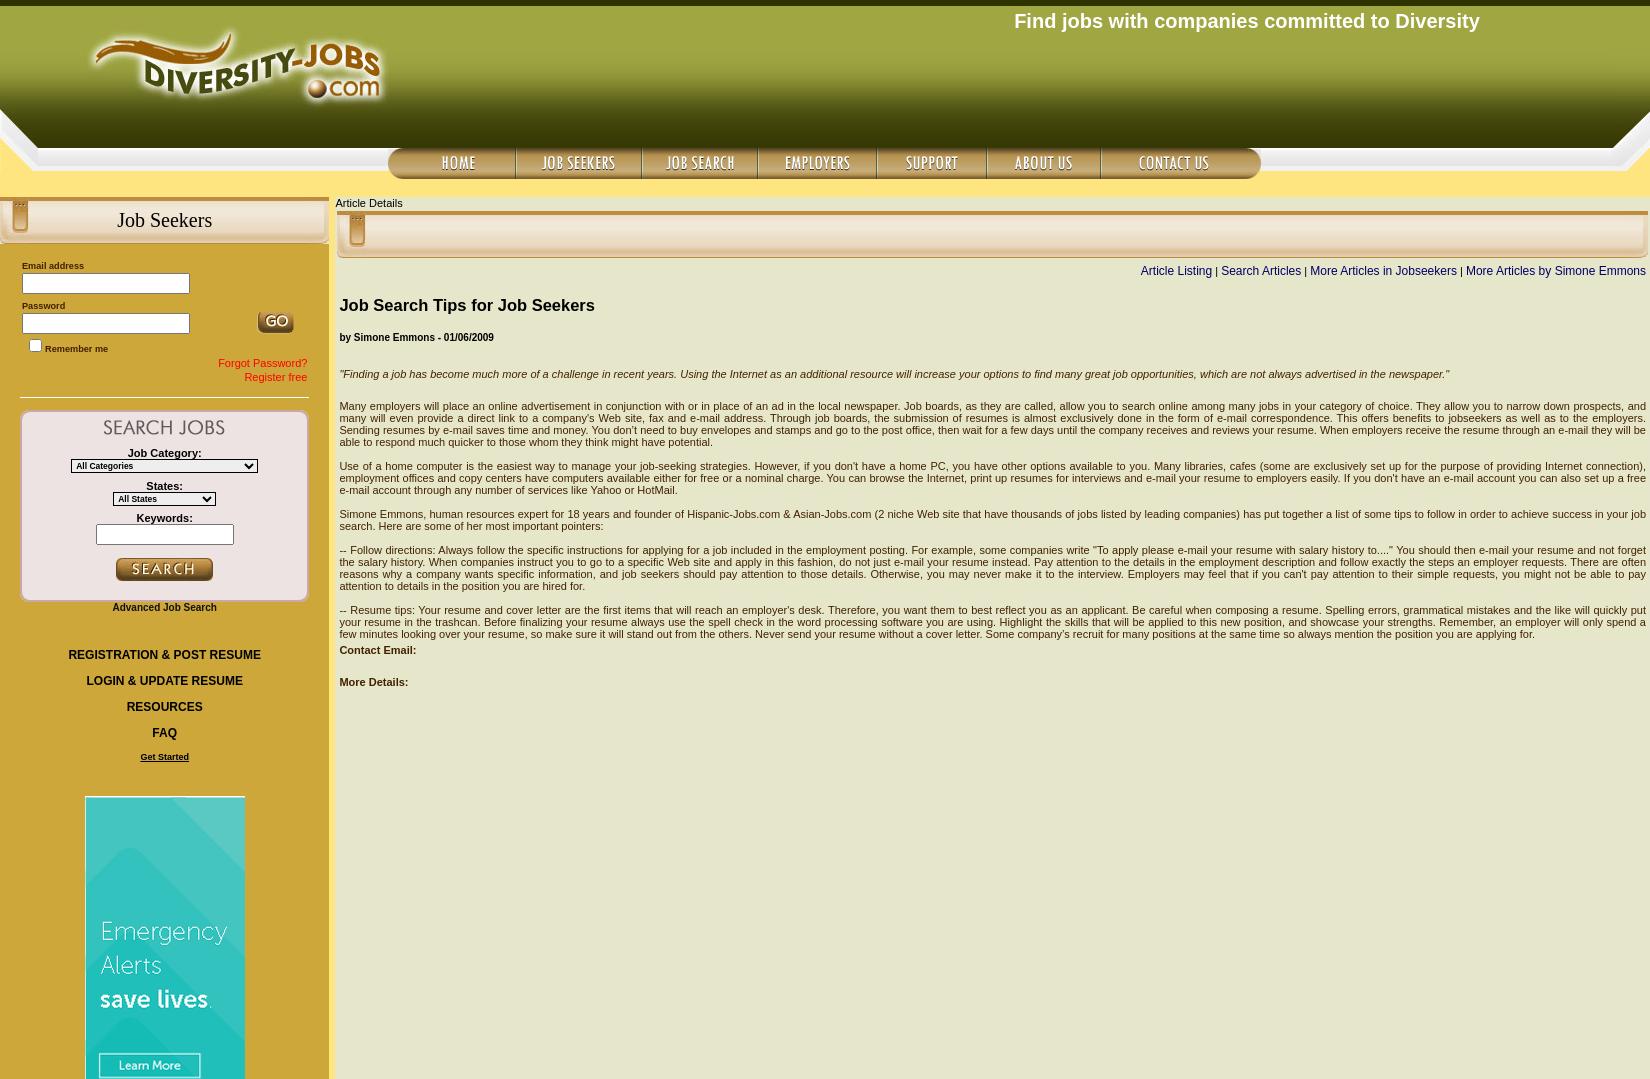 The image size is (1650, 1079). What do you see at coordinates (164, 731) in the screenshot?
I see `'FAQ'` at bounding box center [164, 731].